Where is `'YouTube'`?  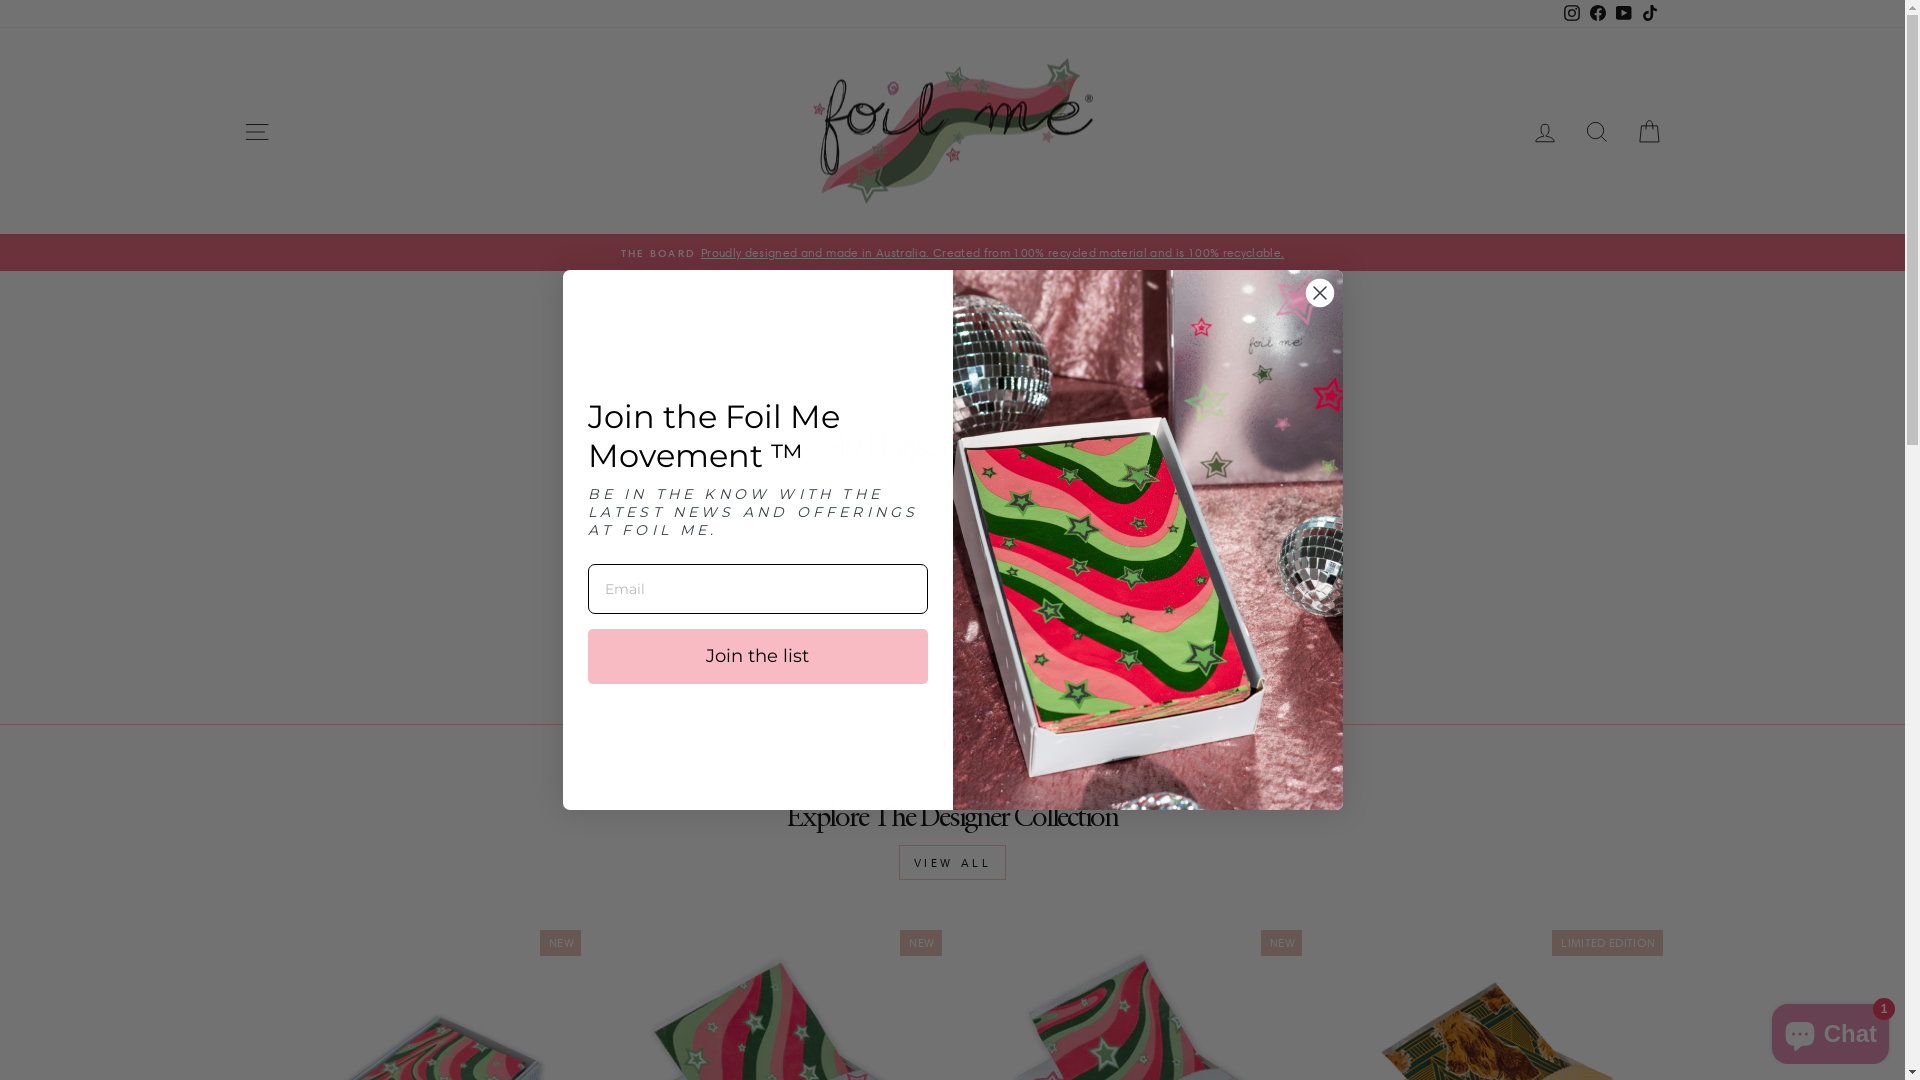
'YouTube' is located at coordinates (1622, 14).